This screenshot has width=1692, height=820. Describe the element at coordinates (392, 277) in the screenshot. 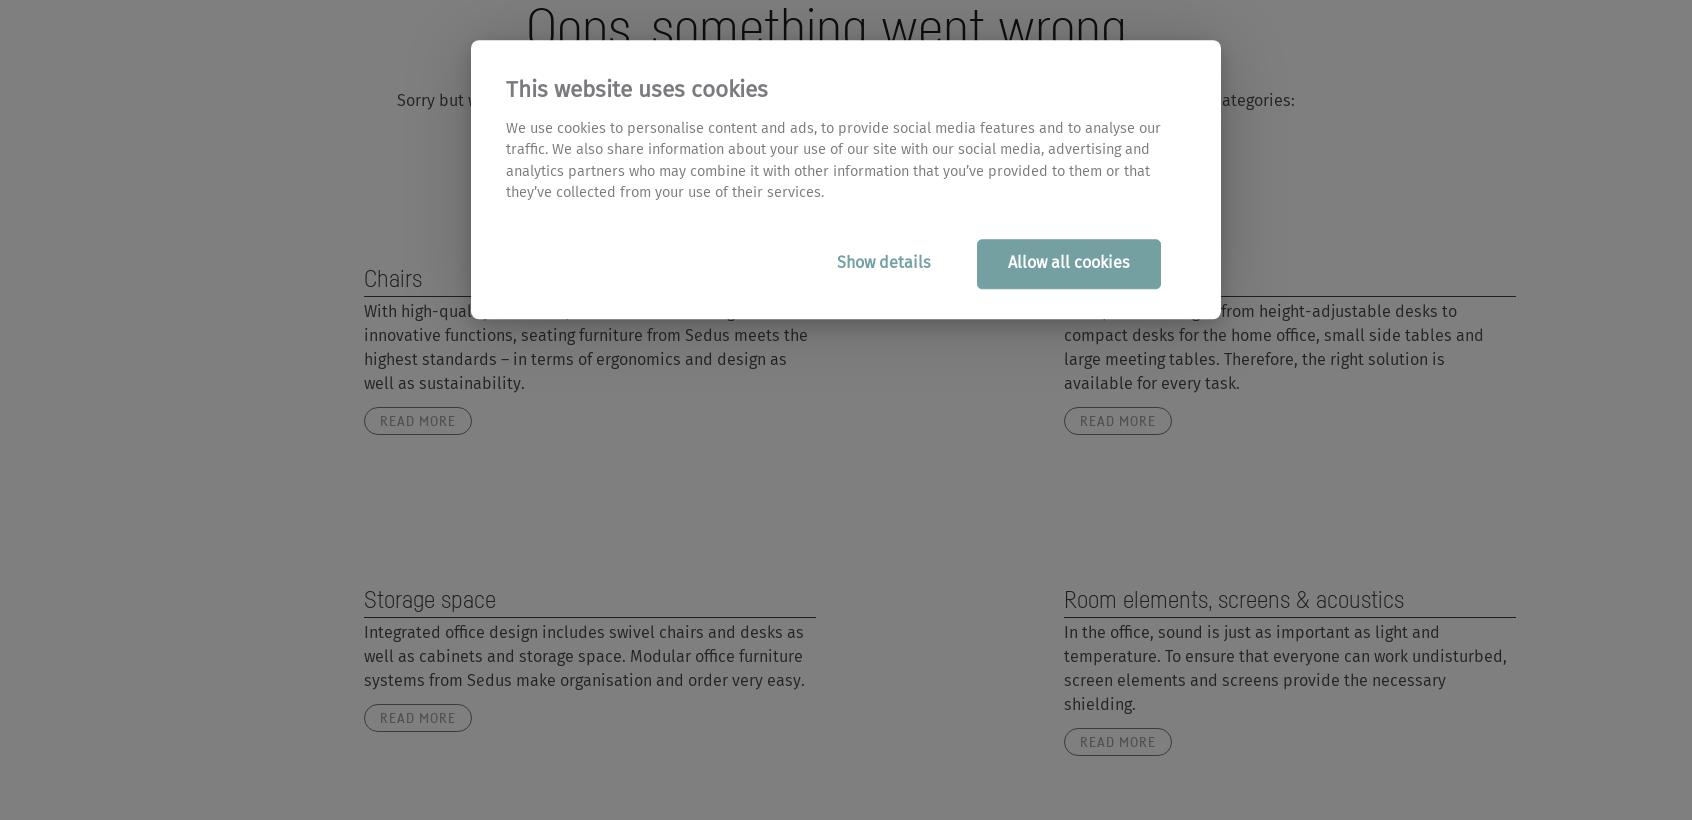

I see `'Chairs'` at that location.